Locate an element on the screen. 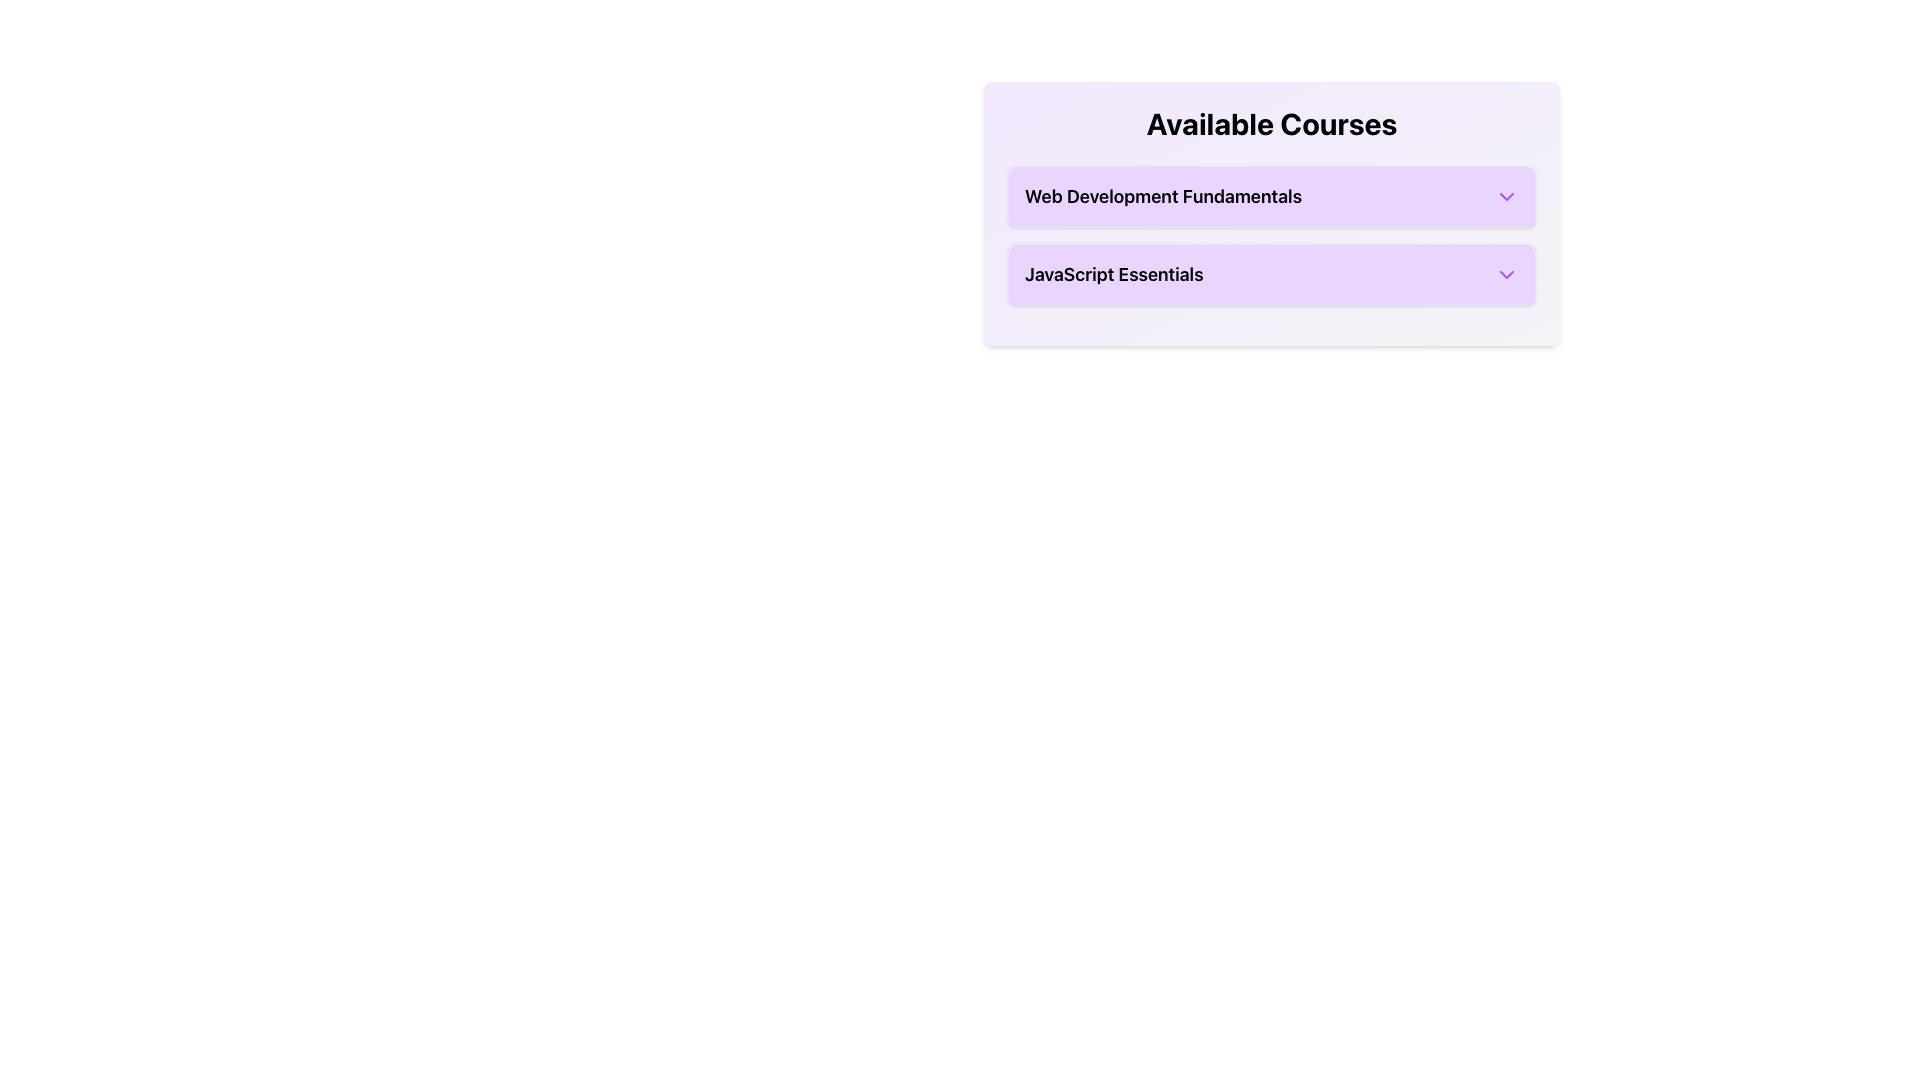 This screenshot has width=1920, height=1080. the downward-facing chevron arrow SVG icon outlined in purple is located at coordinates (1507, 274).